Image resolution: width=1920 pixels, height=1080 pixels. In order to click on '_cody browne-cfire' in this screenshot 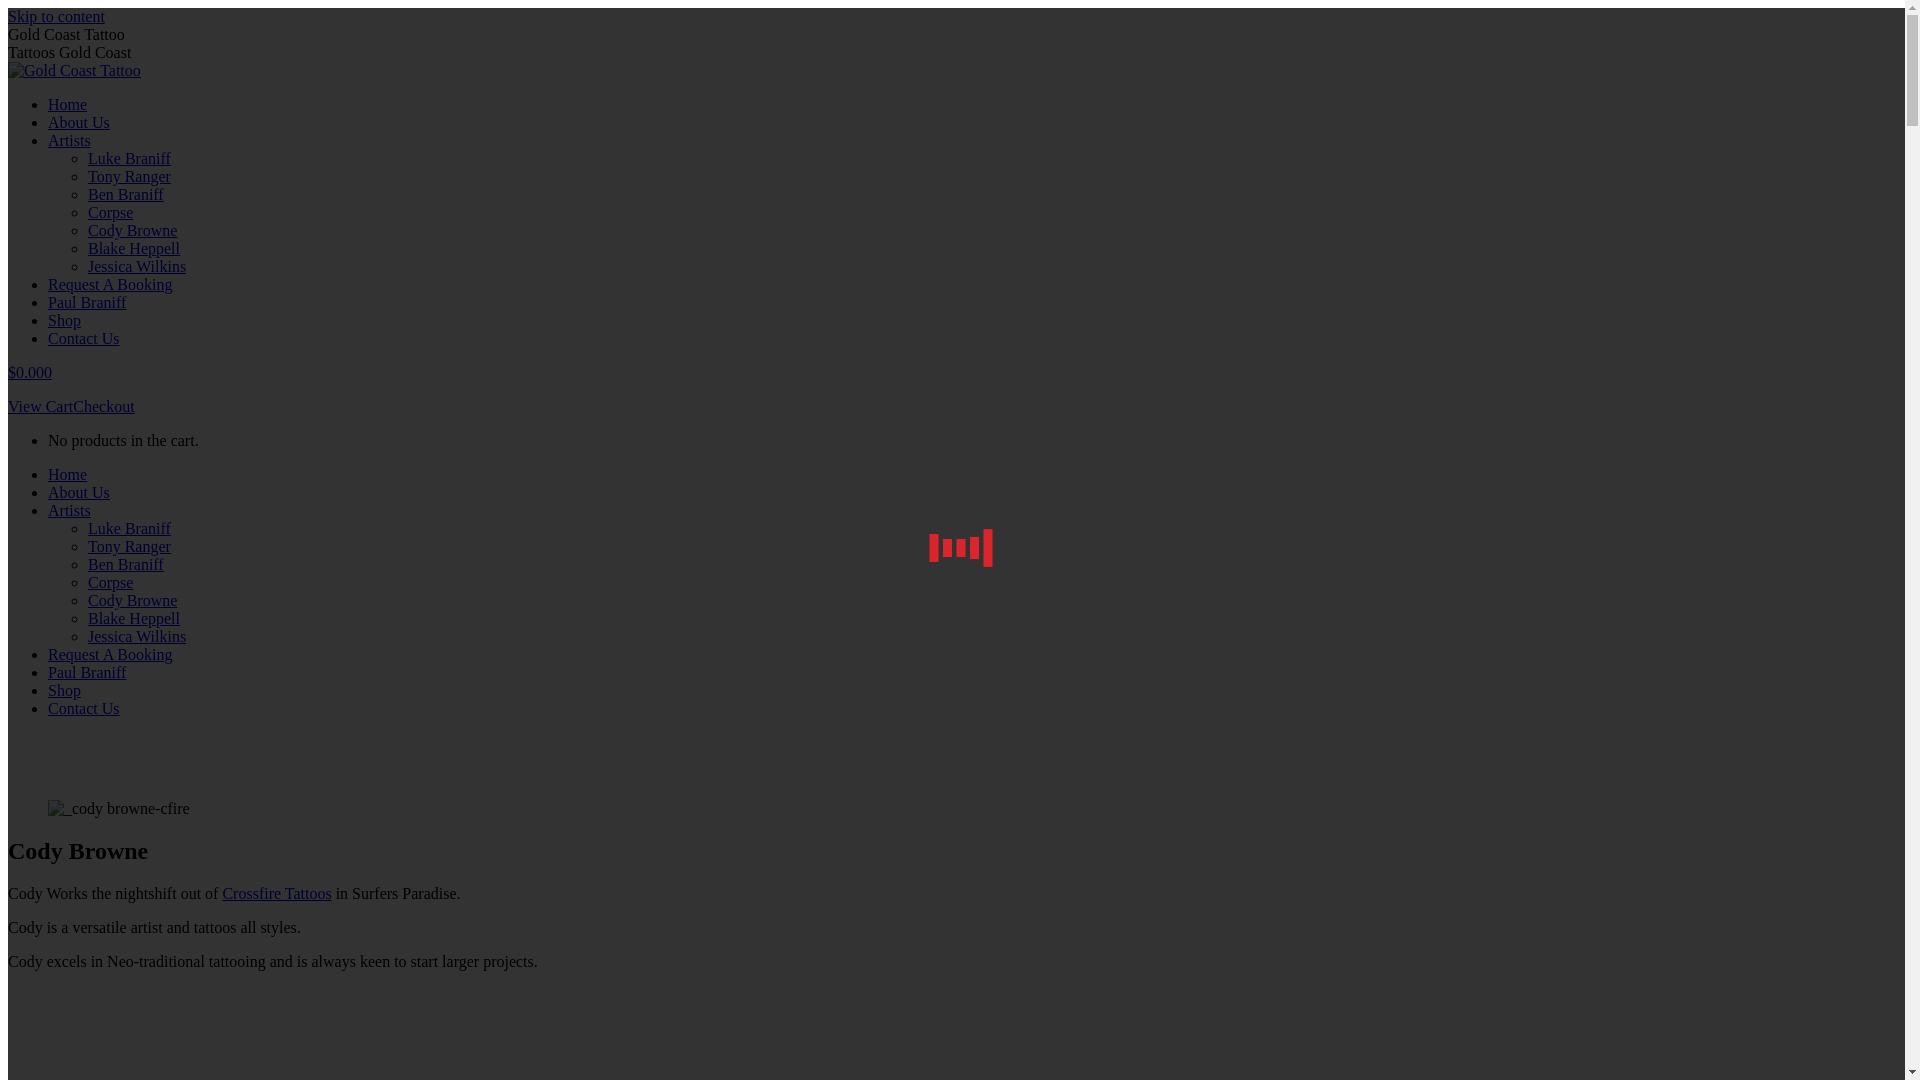, I will do `click(48, 808)`.